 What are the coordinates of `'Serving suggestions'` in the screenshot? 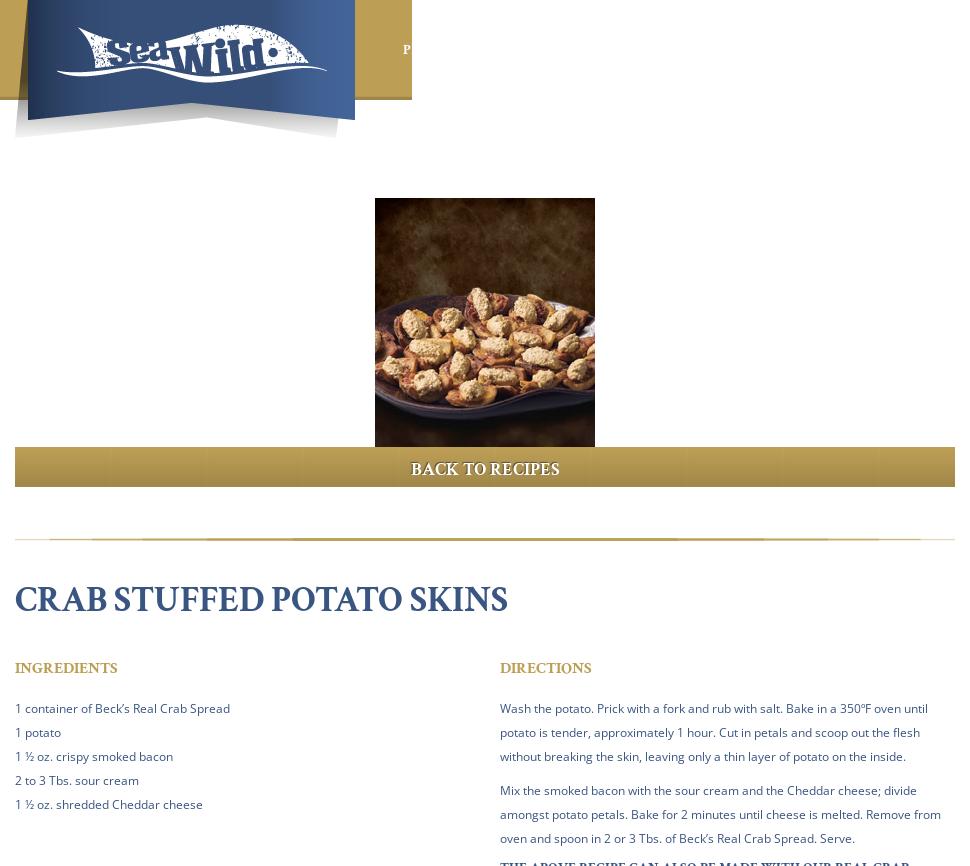 It's located at (865, 49).